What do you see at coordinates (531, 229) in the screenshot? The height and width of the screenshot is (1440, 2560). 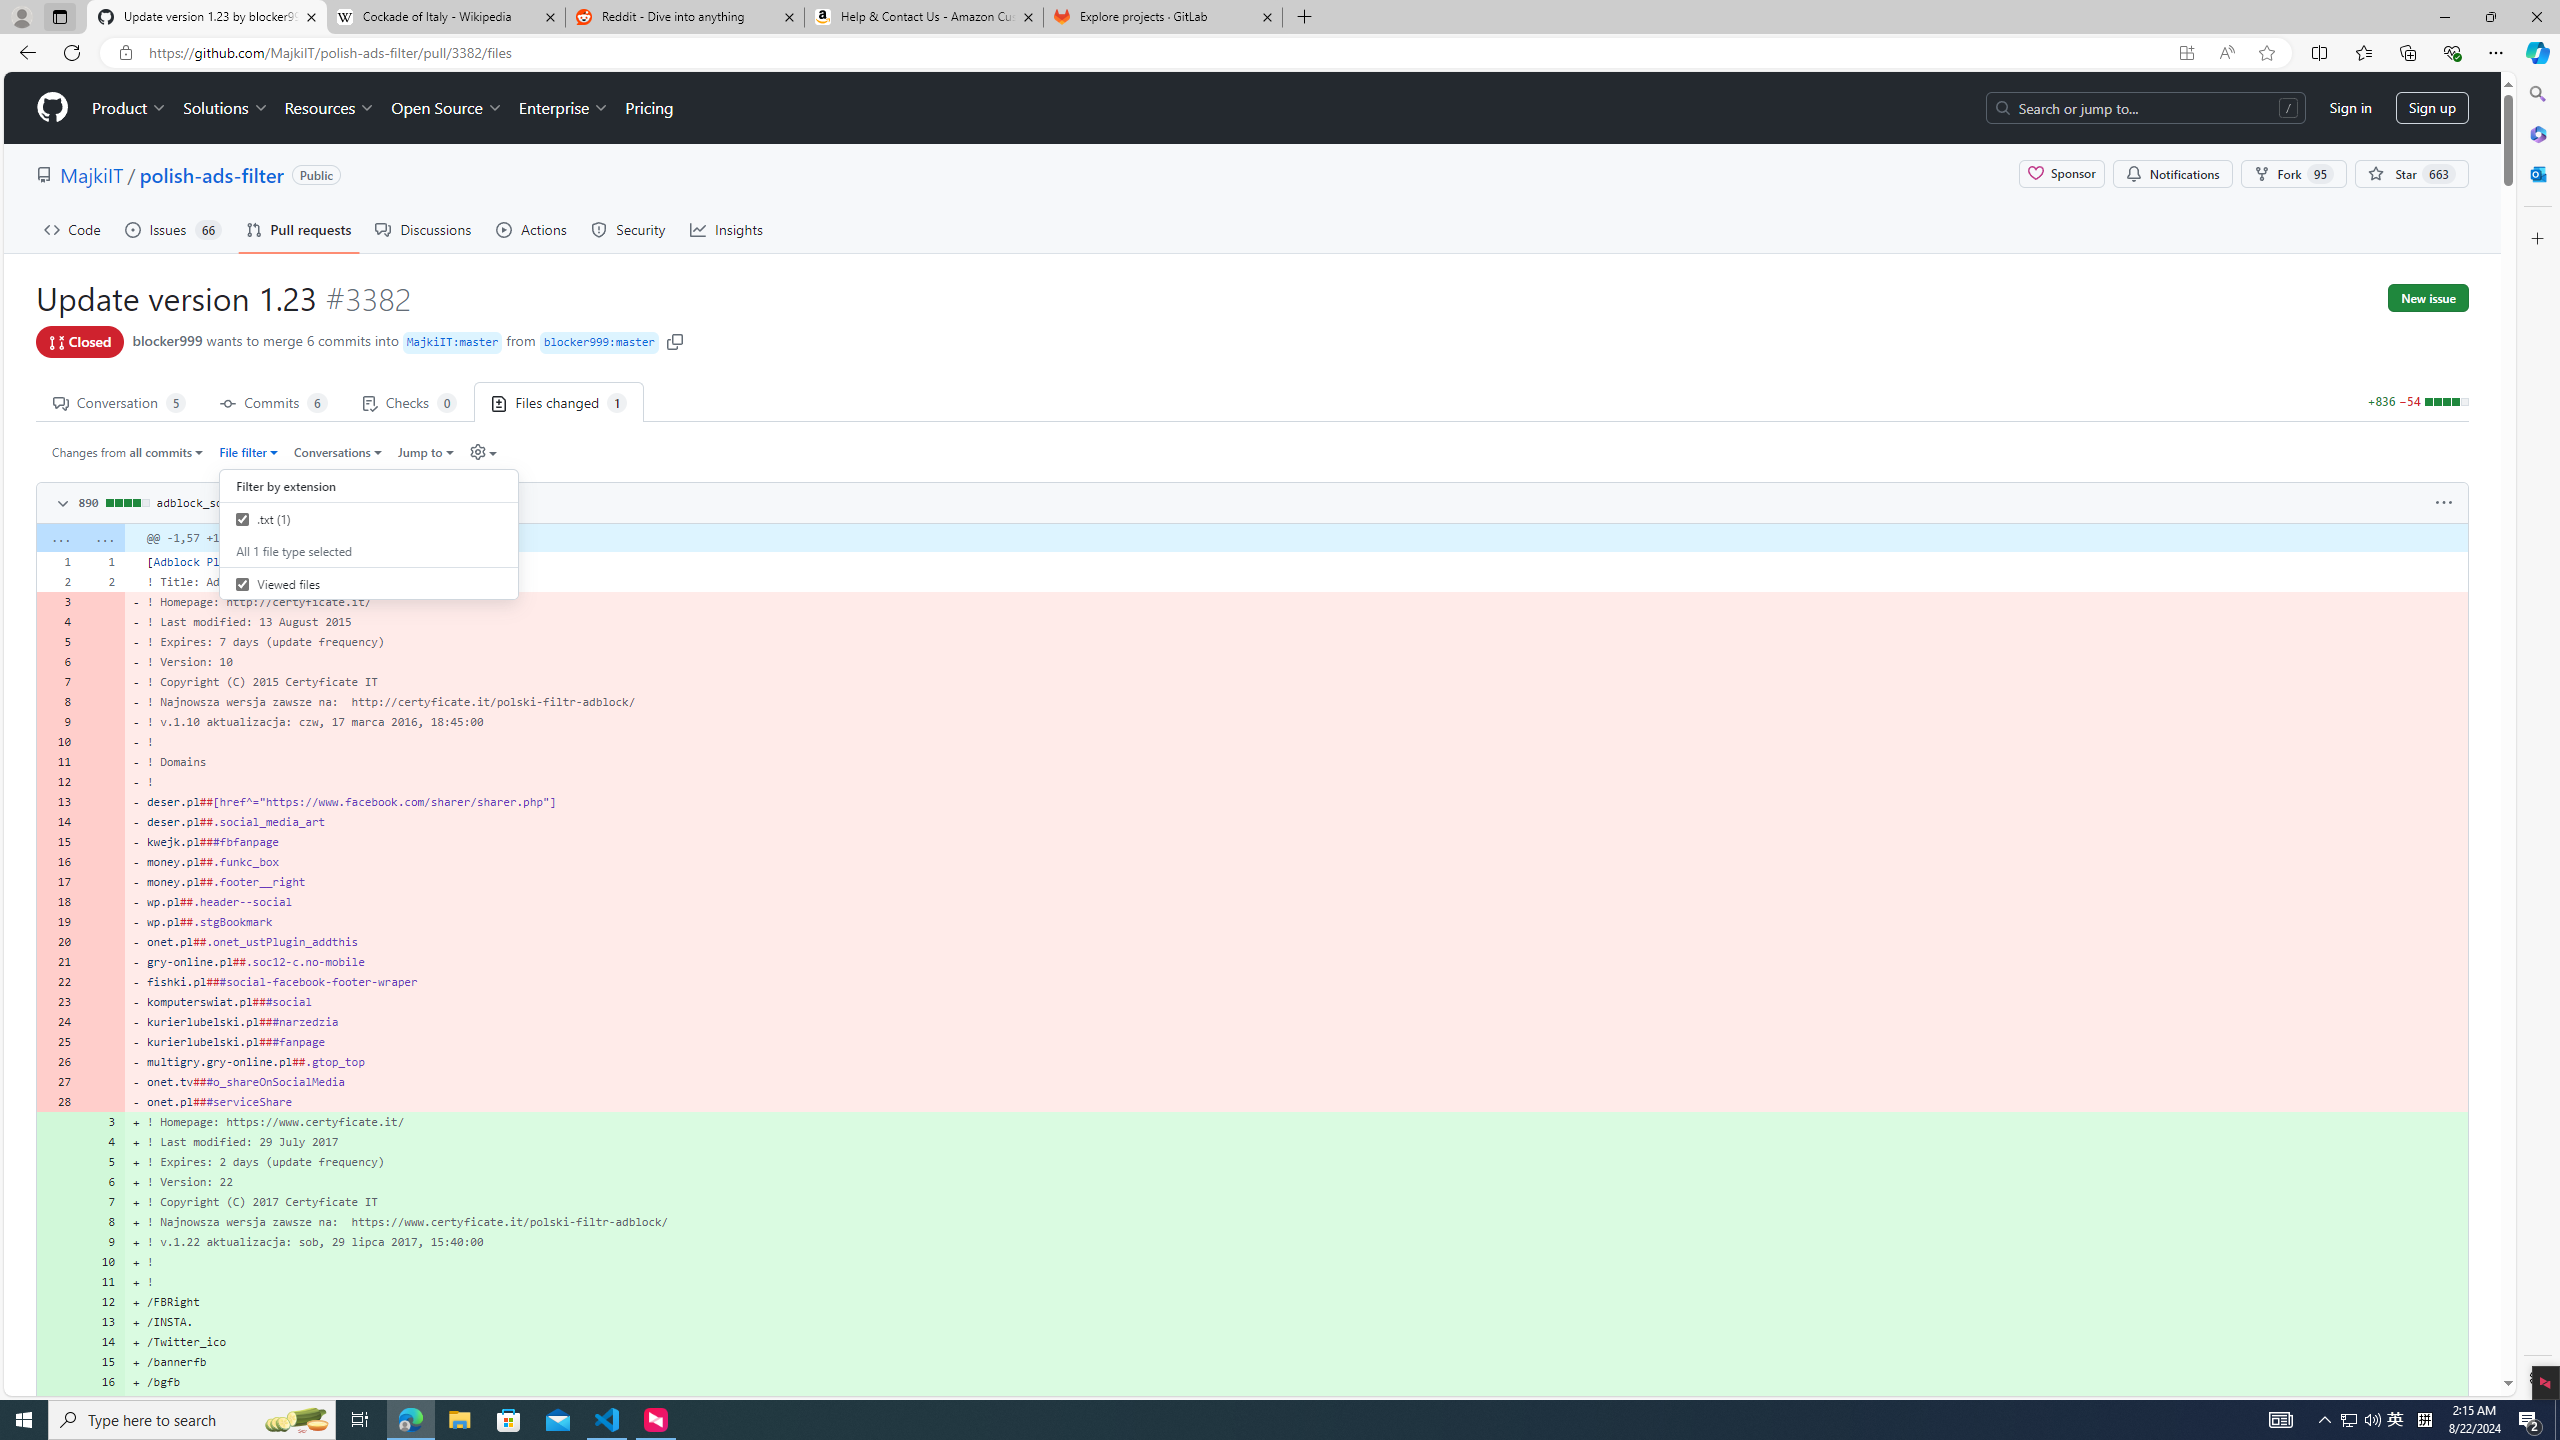 I see `'Actions'` at bounding box center [531, 229].